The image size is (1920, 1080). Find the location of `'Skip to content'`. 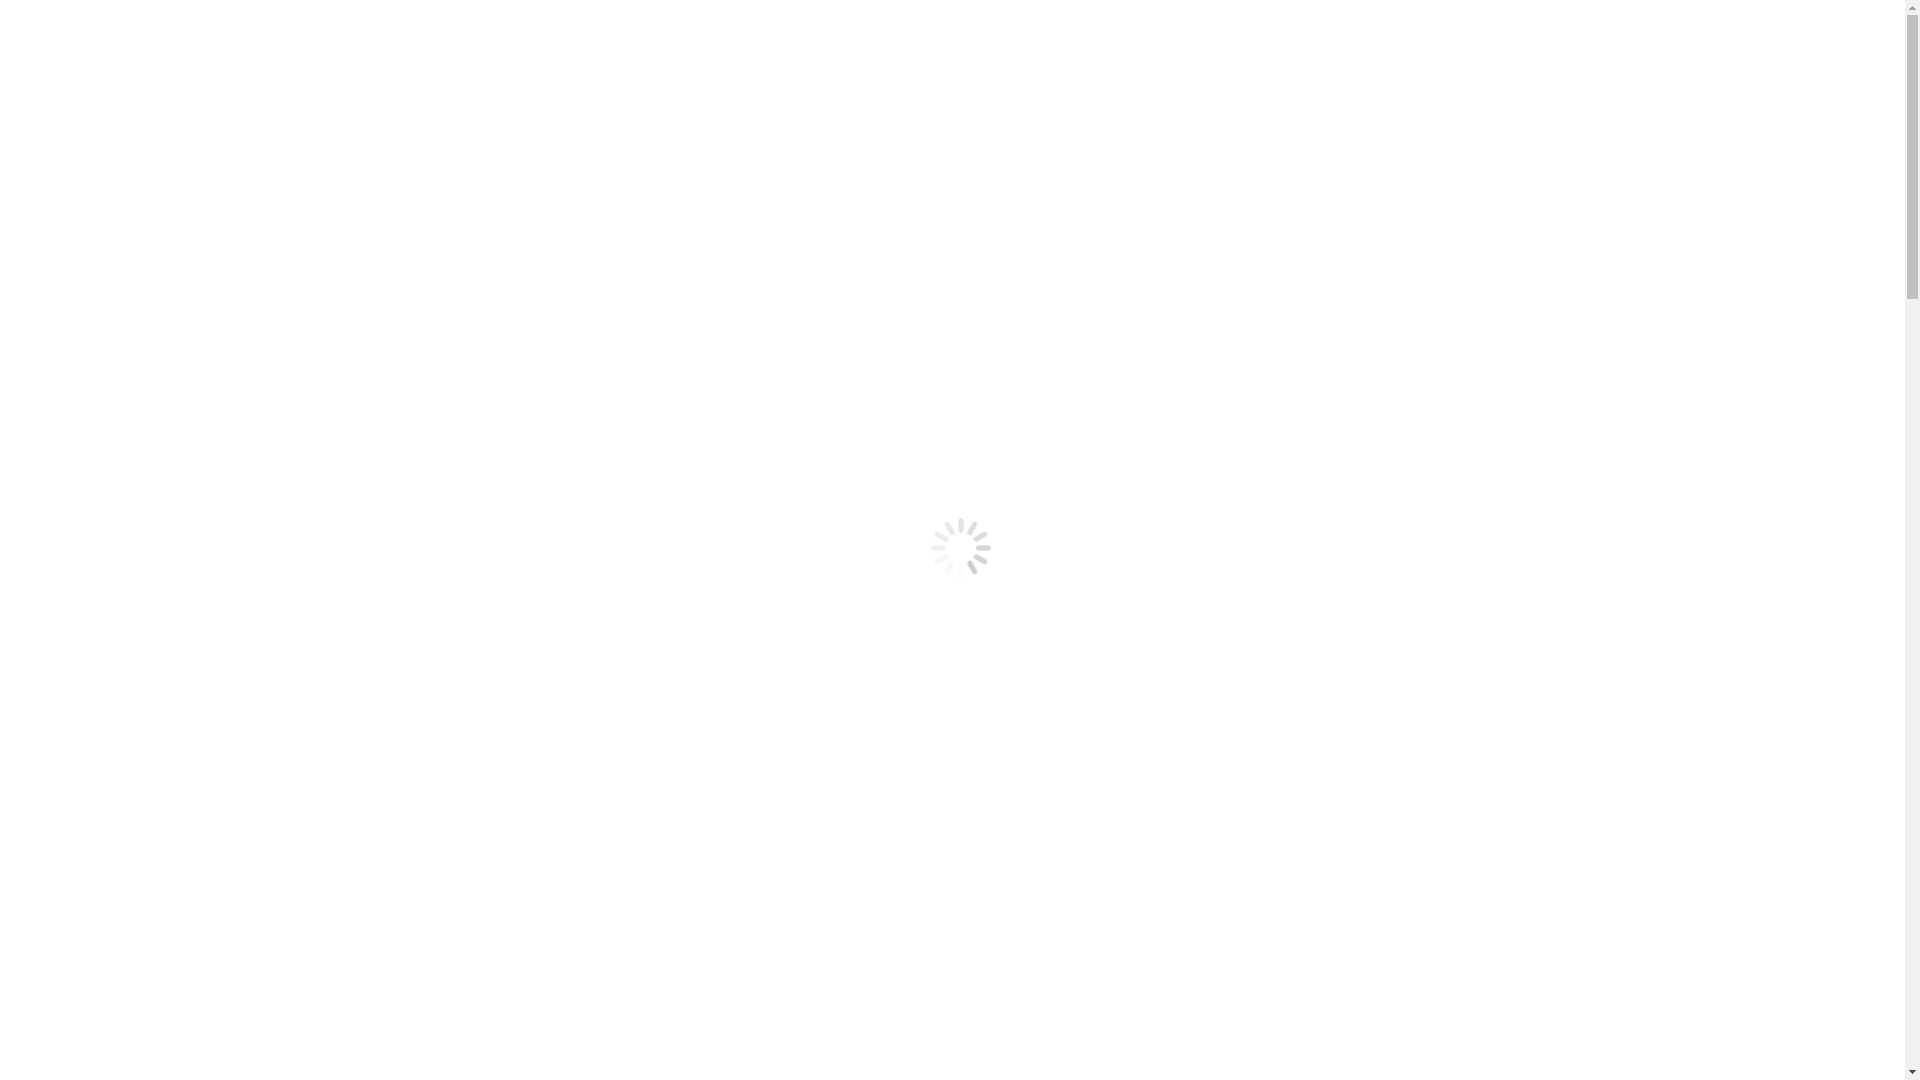

'Skip to content' is located at coordinates (56, 16).